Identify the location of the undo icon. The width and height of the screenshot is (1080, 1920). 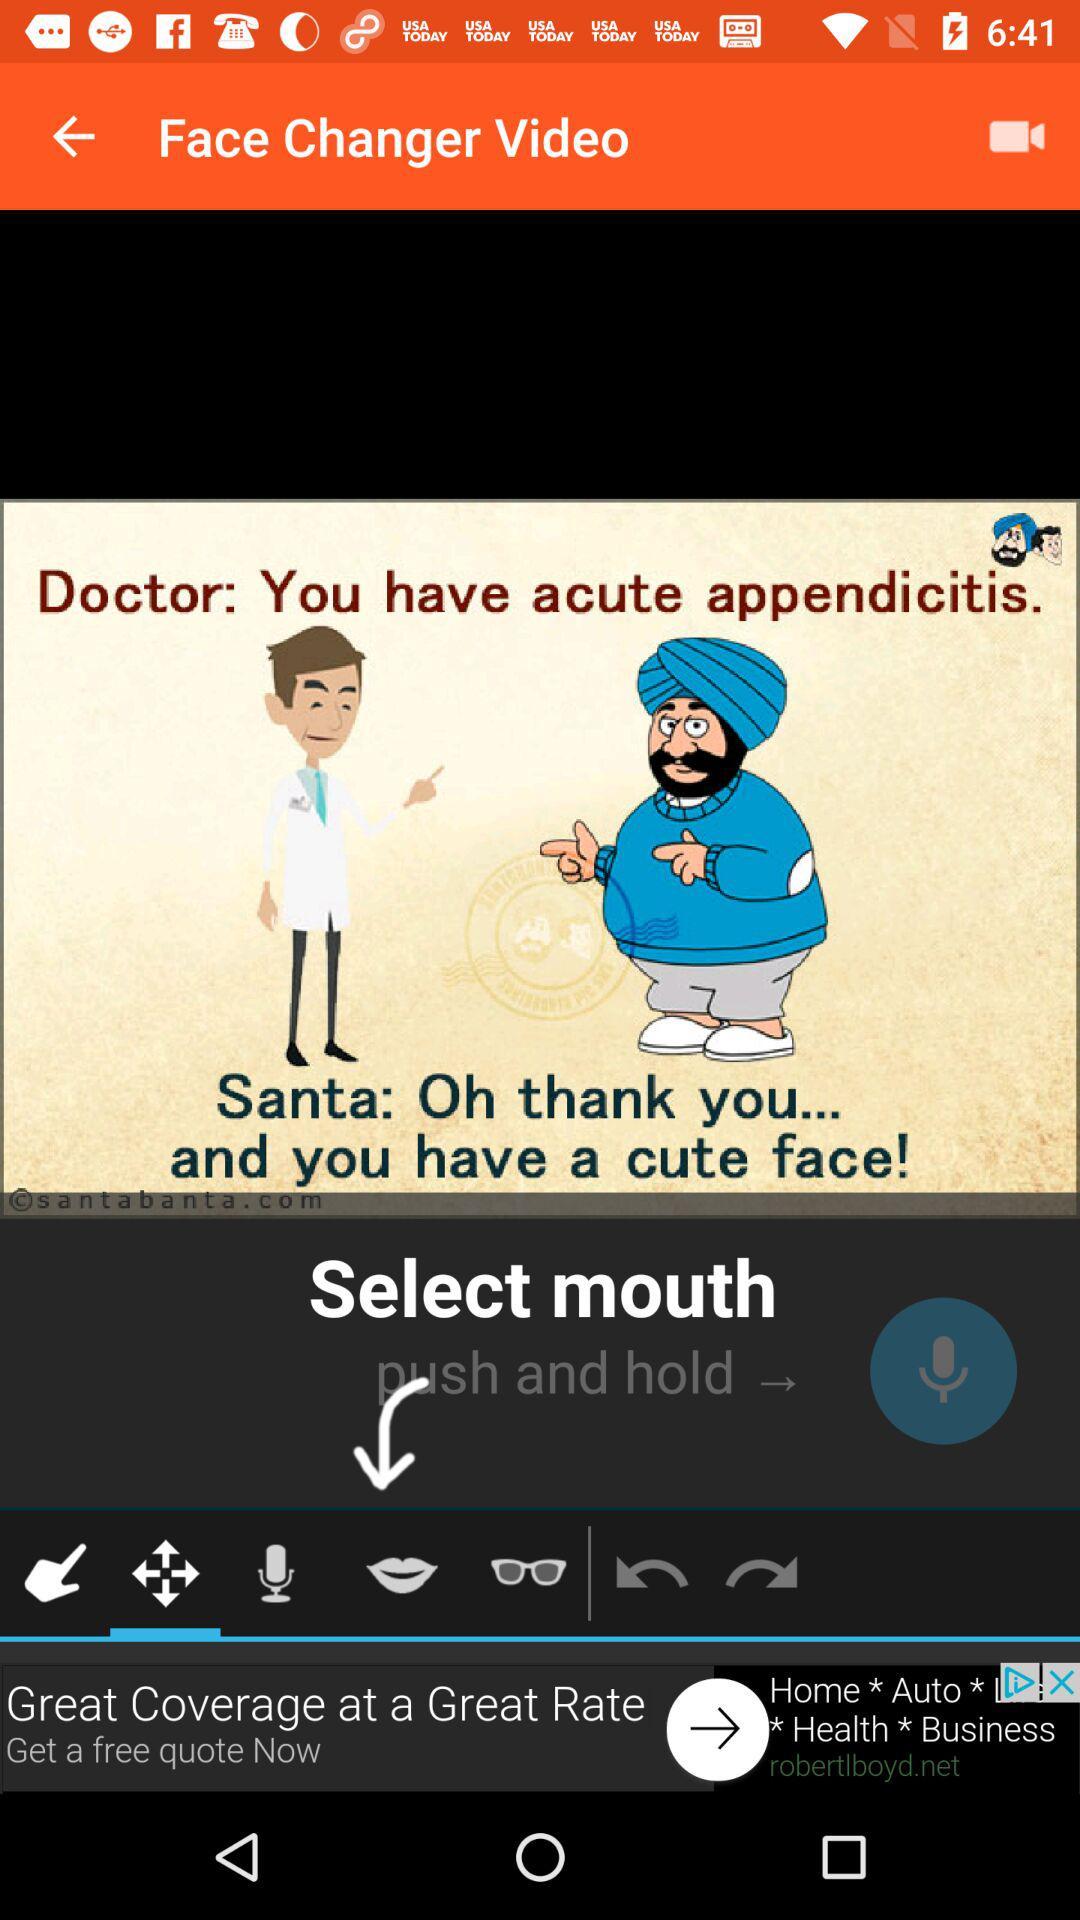
(651, 1572).